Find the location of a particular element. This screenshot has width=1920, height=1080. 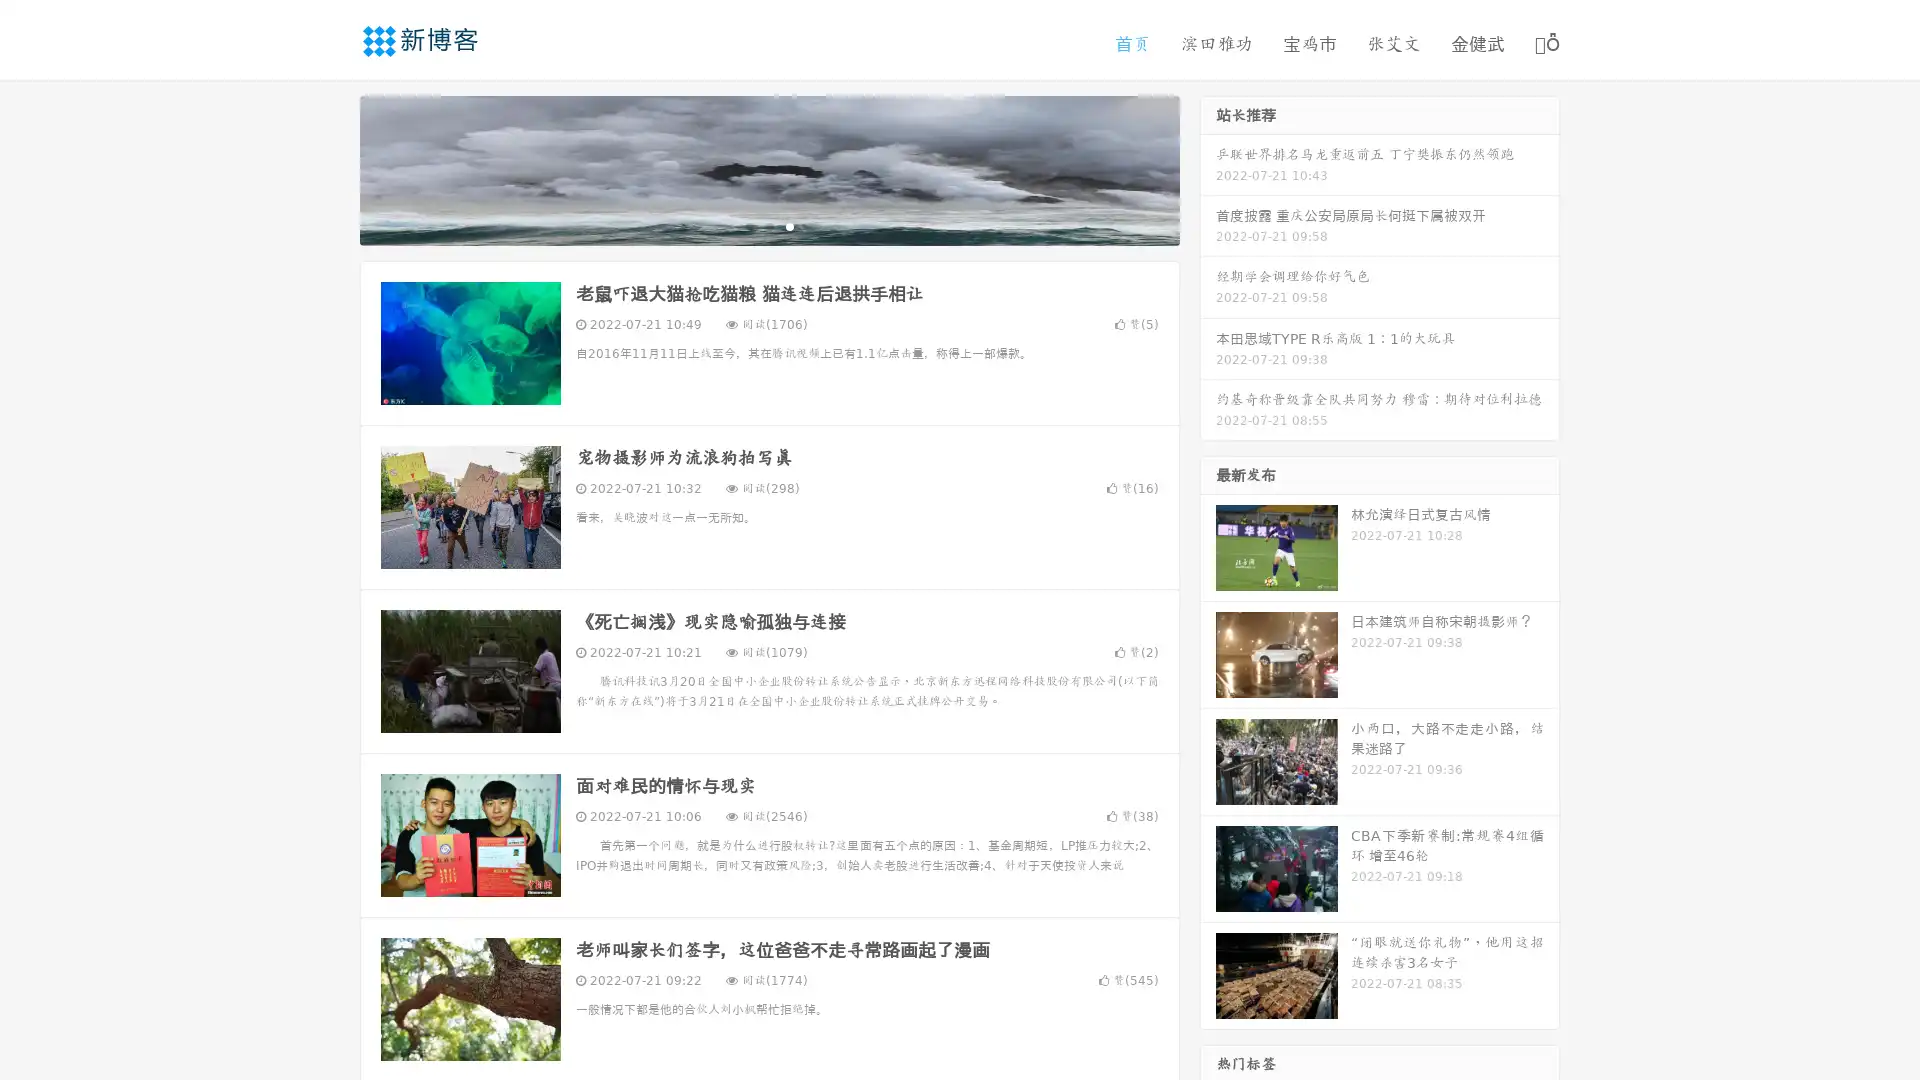

Go to slide 1 is located at coordinates (748, 225).